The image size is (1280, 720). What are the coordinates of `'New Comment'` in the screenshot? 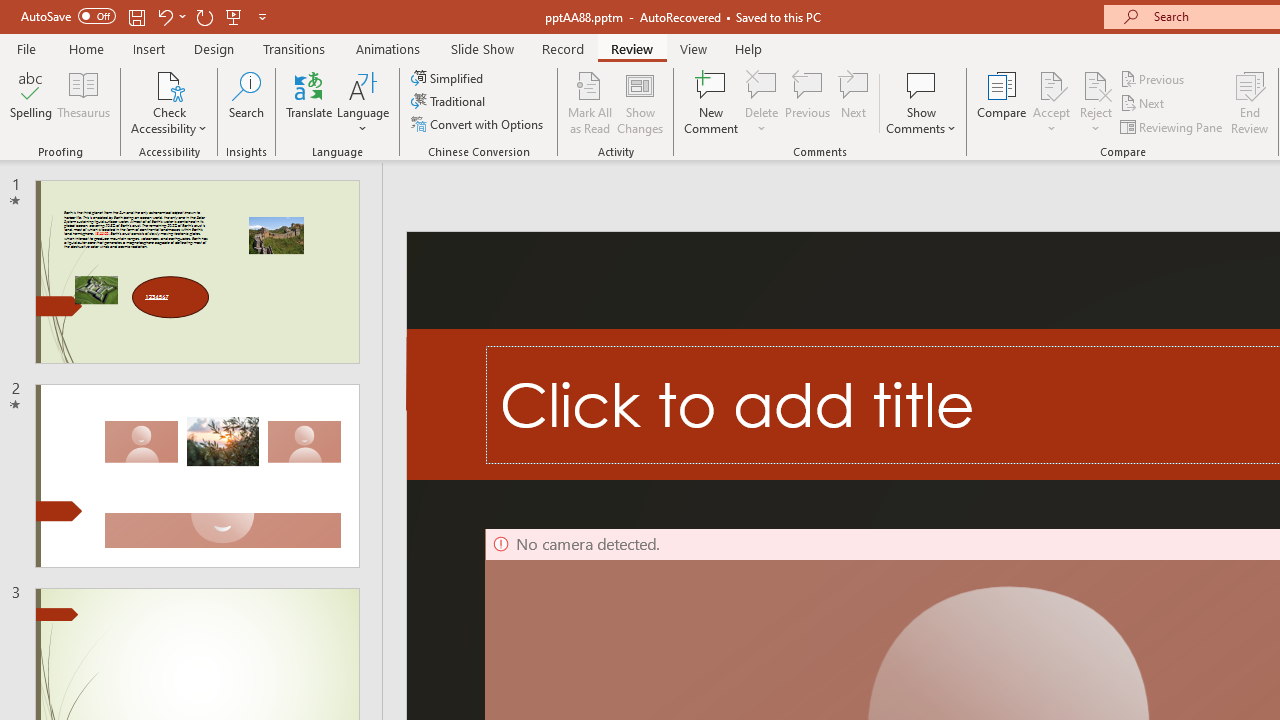 It's located at (711, 103).